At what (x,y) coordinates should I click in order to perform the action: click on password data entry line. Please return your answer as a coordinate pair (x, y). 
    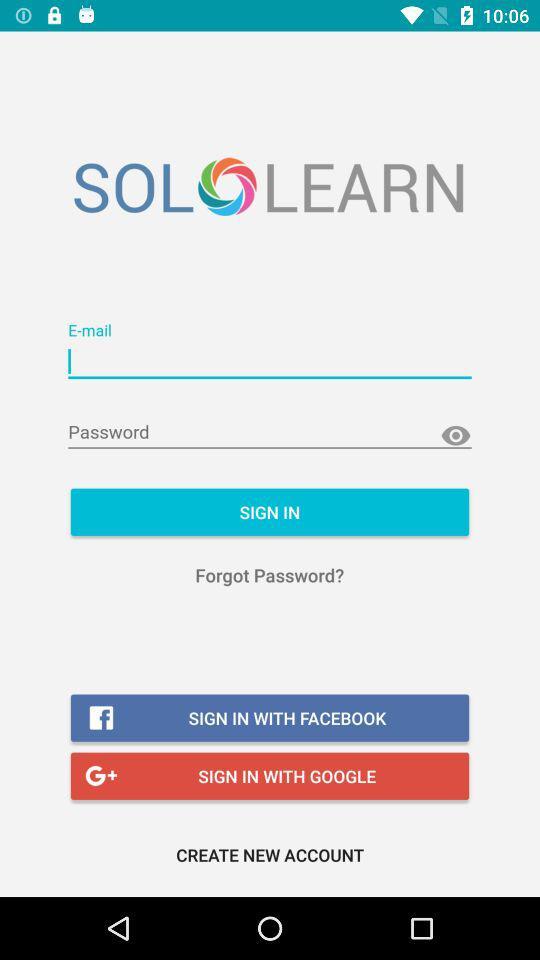
    Looking at the image, I should click on (270, 432).